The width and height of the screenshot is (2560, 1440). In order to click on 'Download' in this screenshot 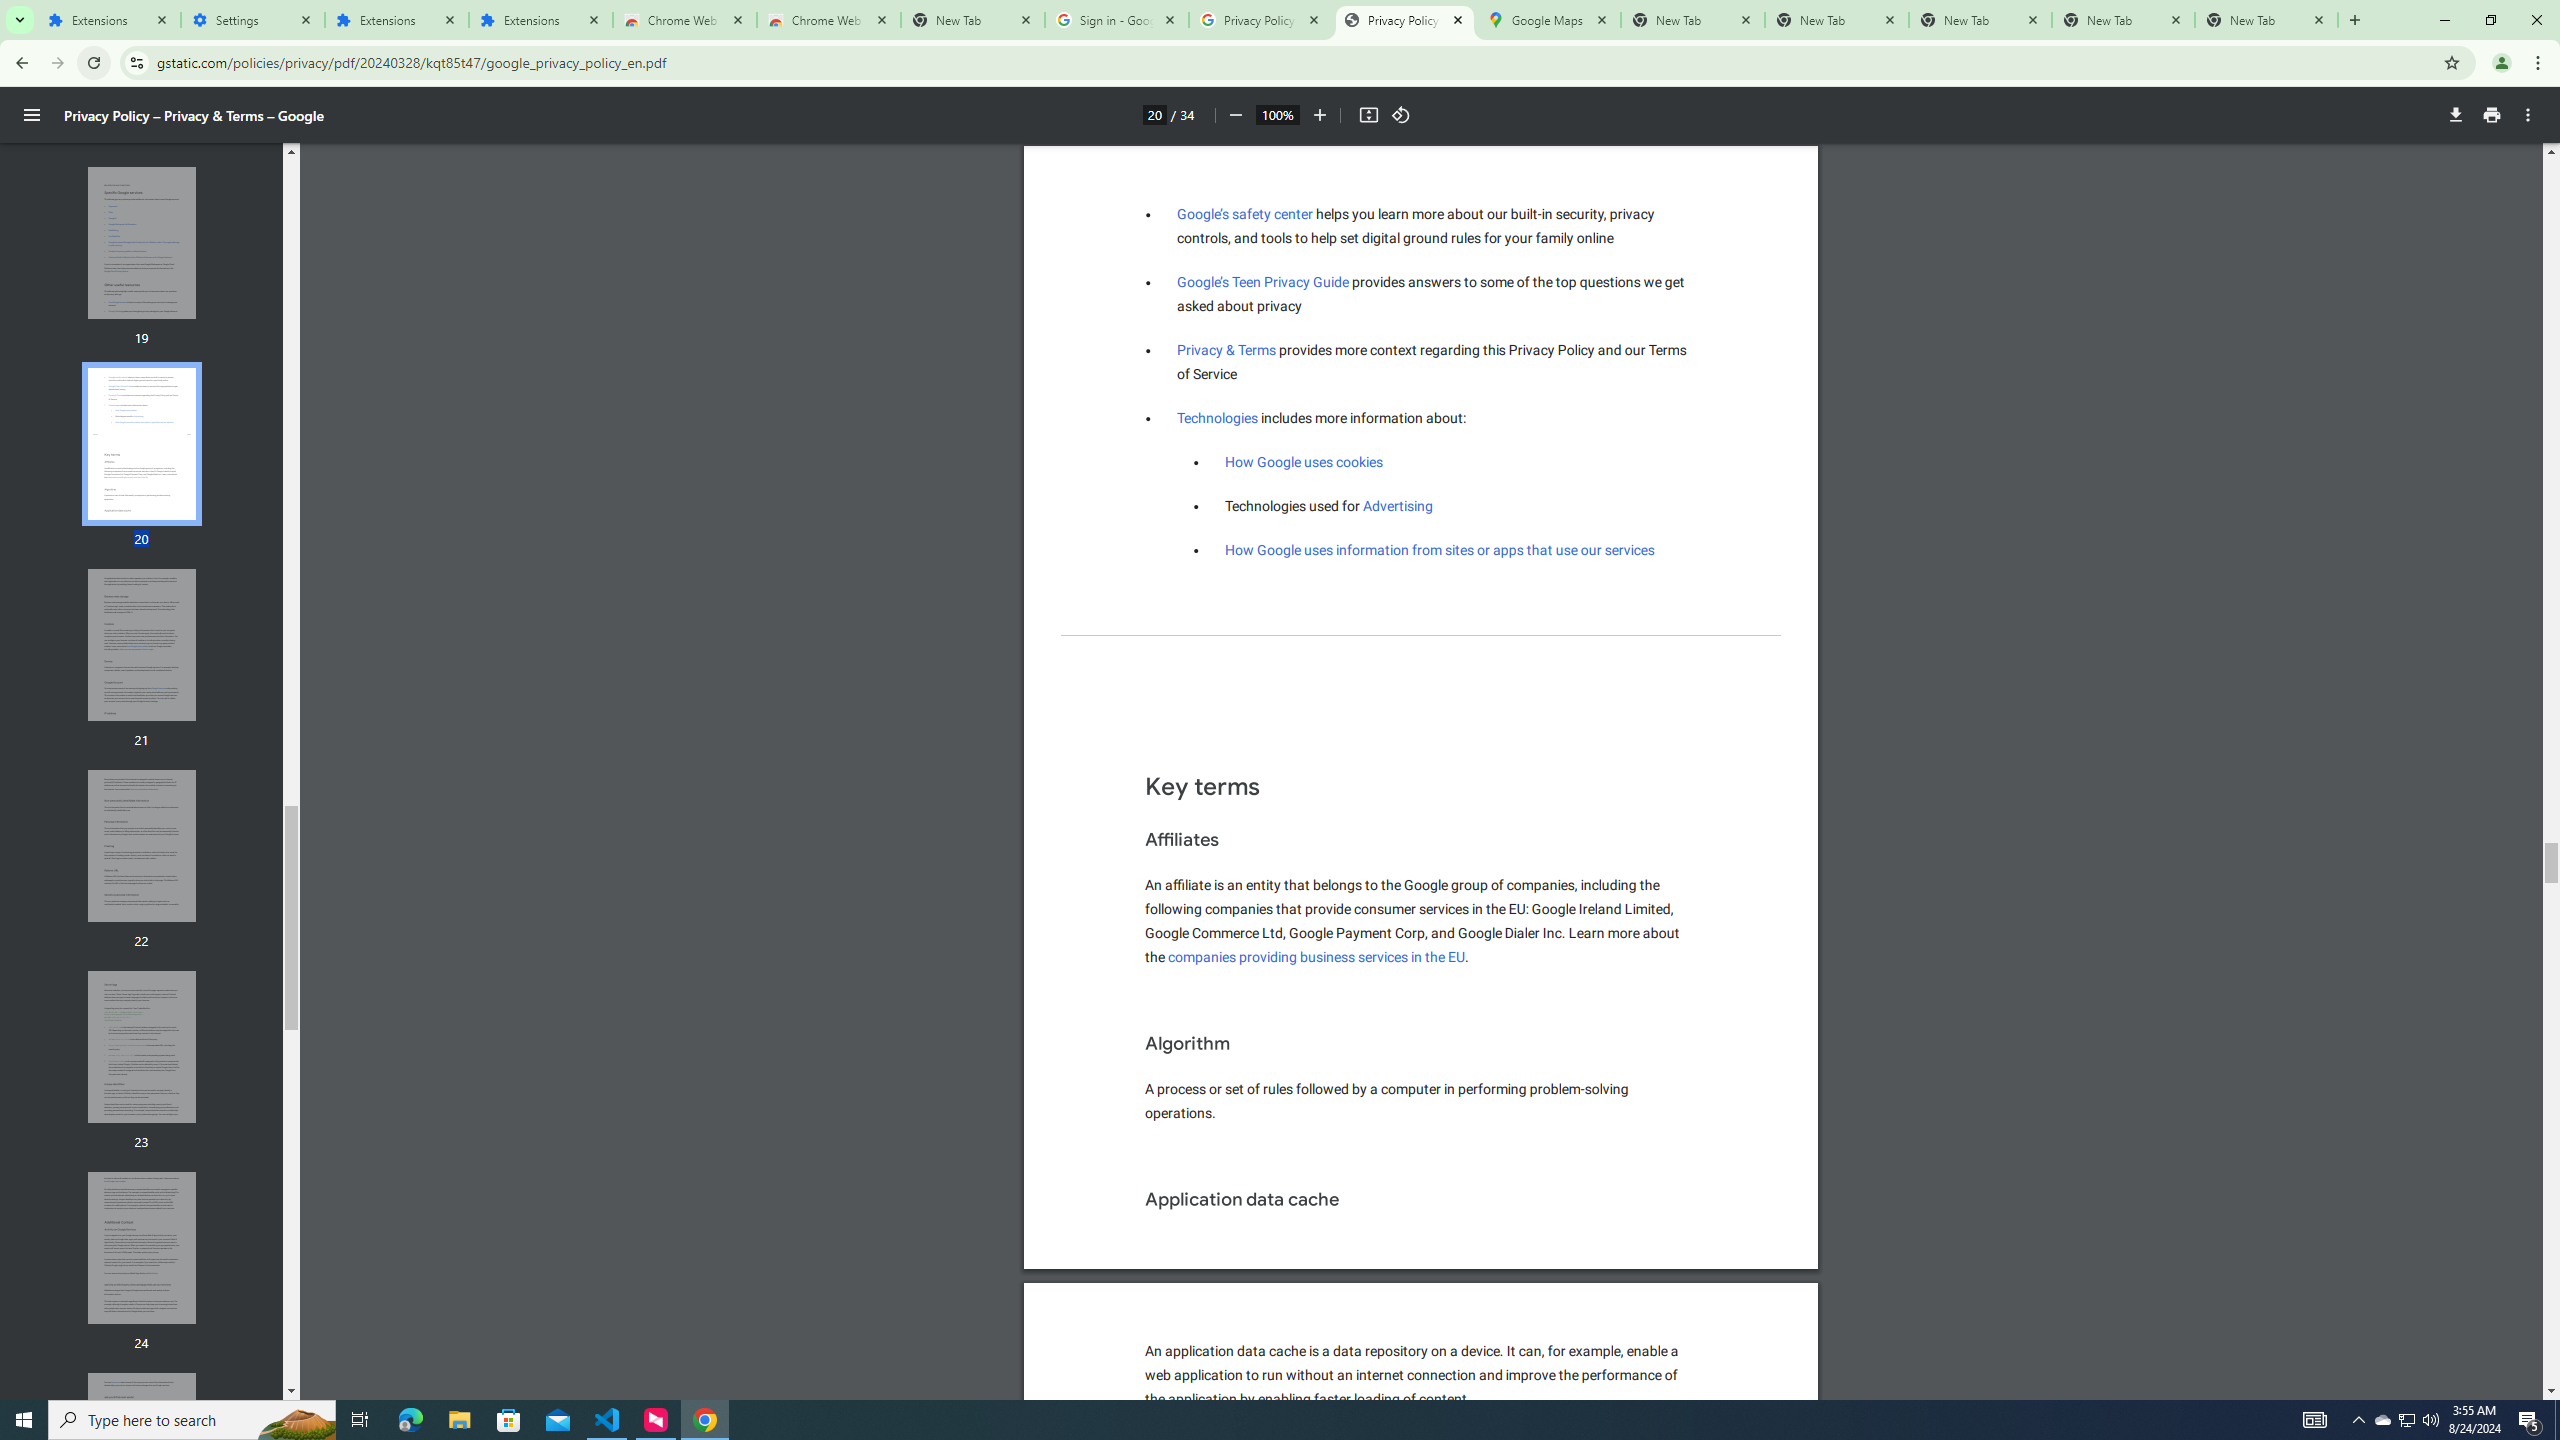, I will do `click(2455, 114)`.